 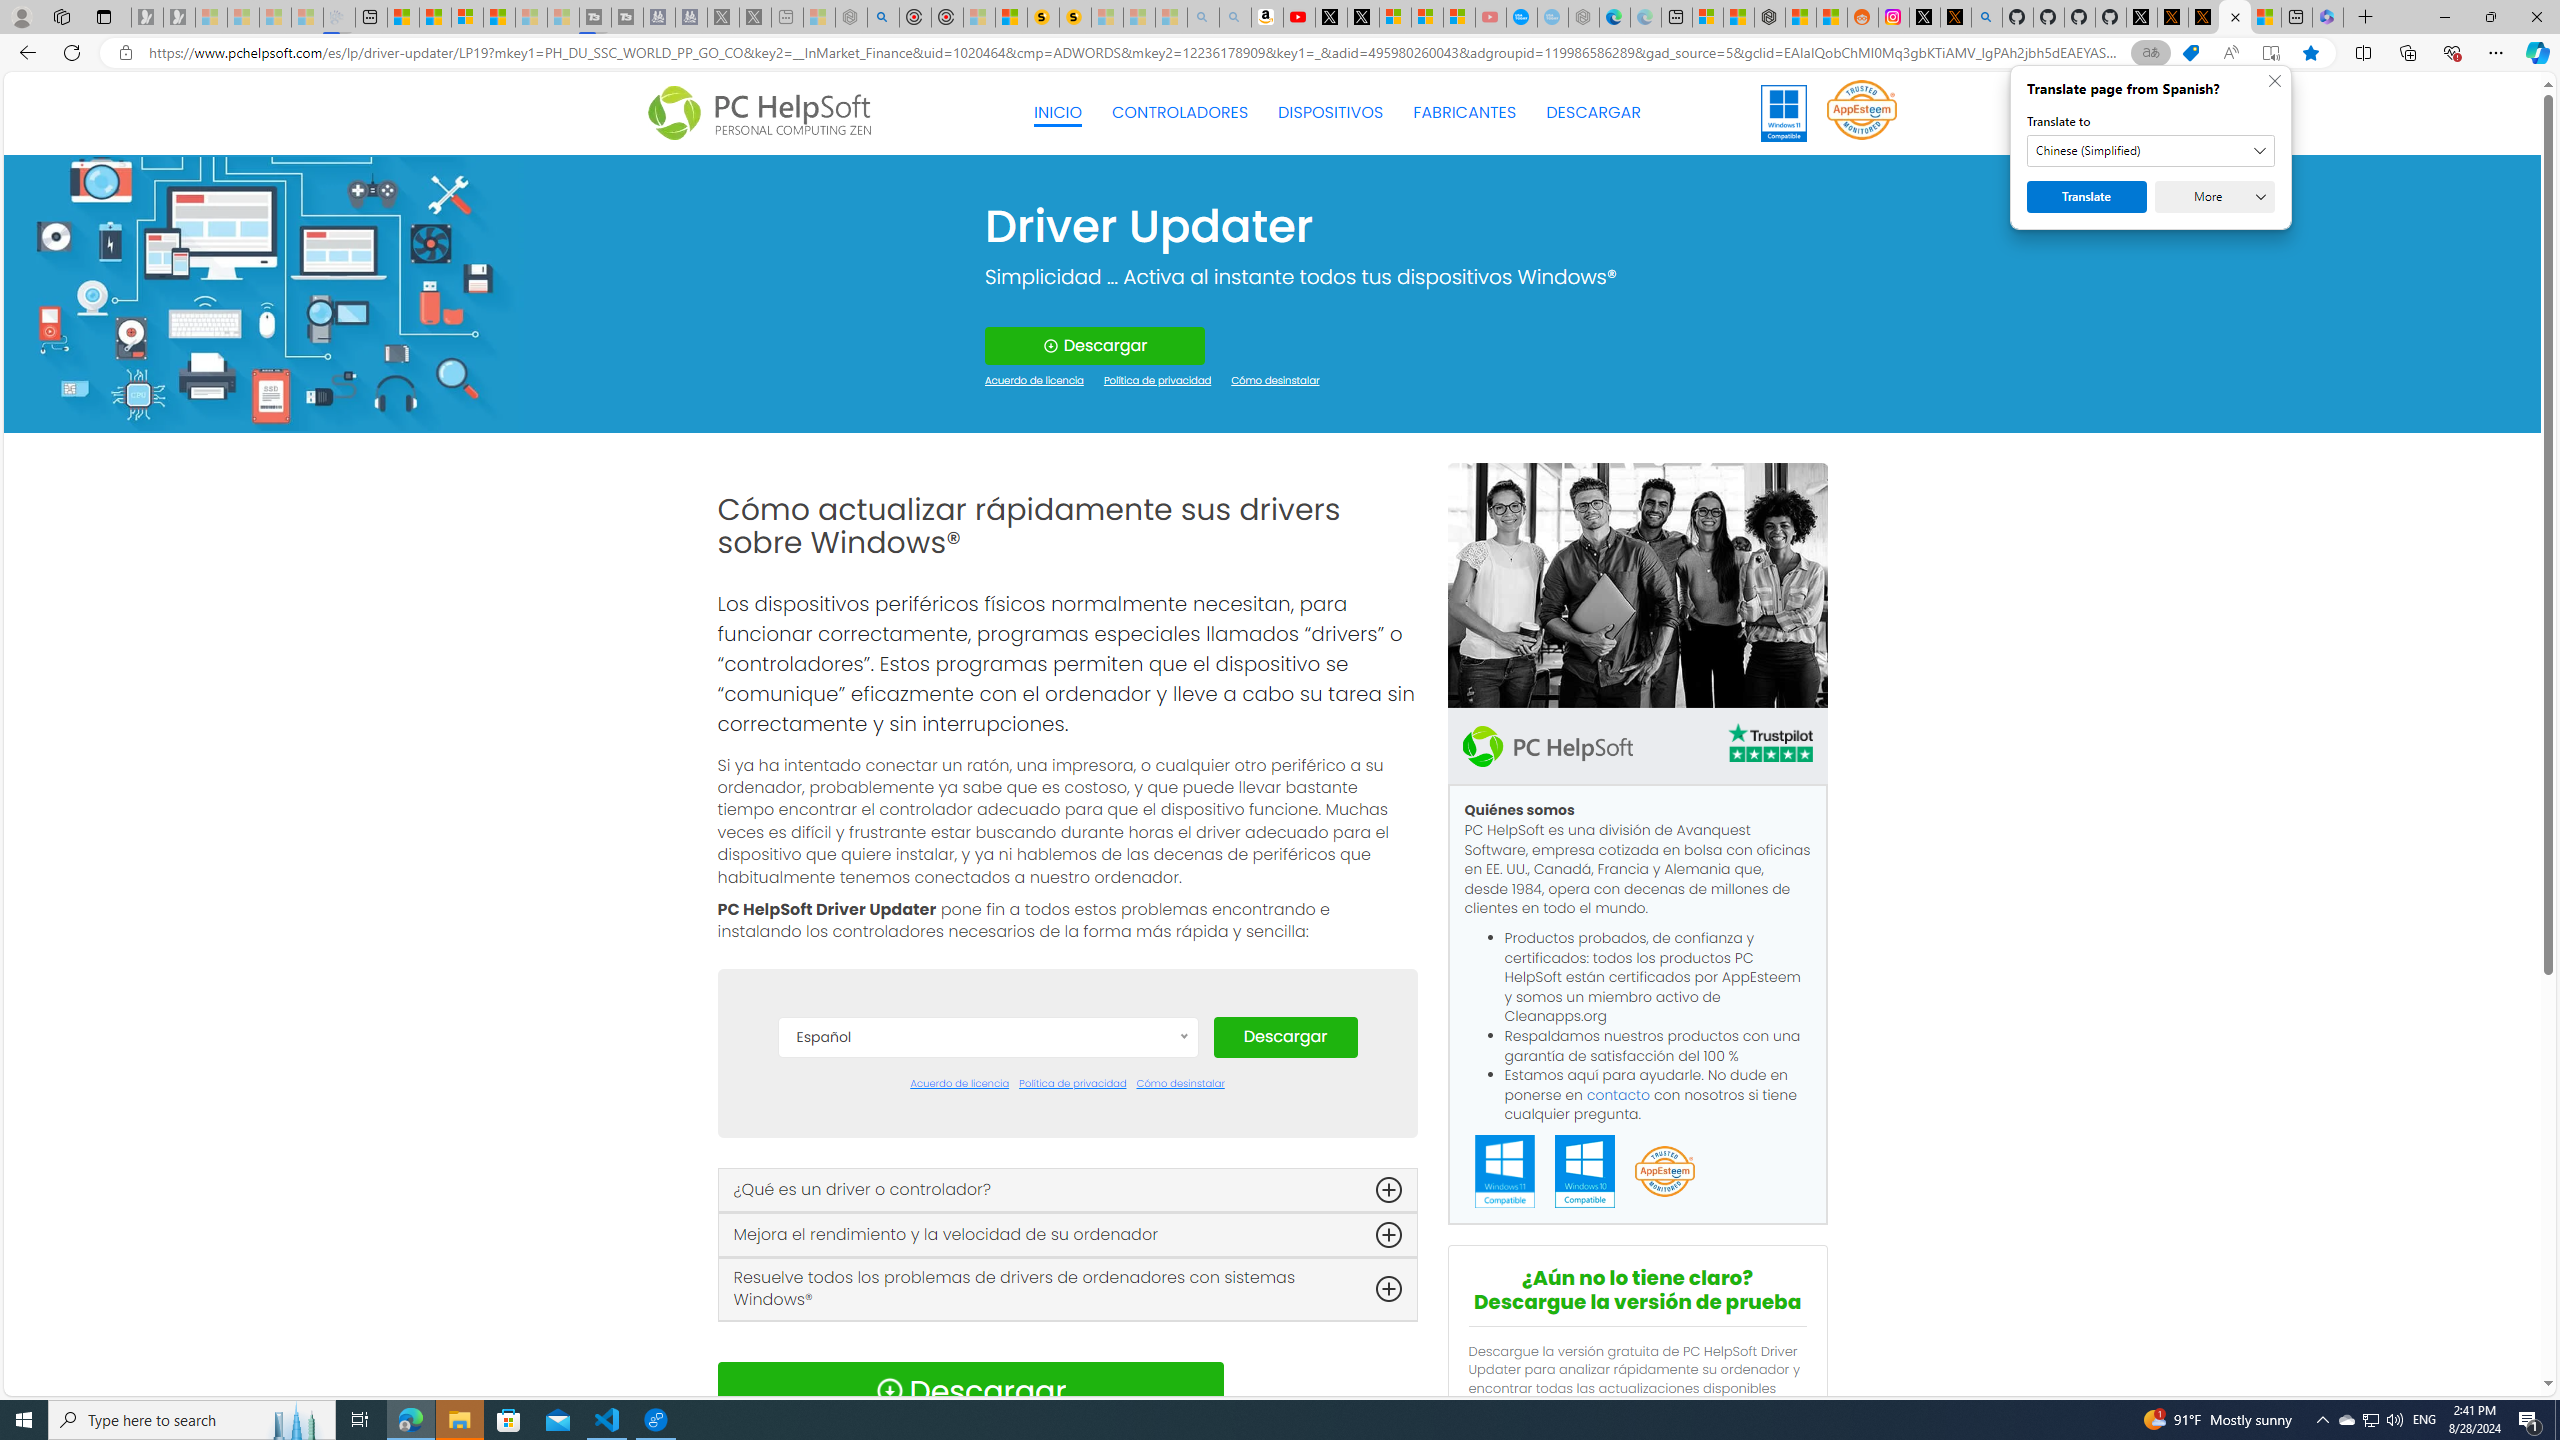 What do you see at coordinates (1235, 16) in the screenshot?
I see `'Amazon Echo Dot PNG - Search Images - Sleeping'` at bounding box center [1235, 16].